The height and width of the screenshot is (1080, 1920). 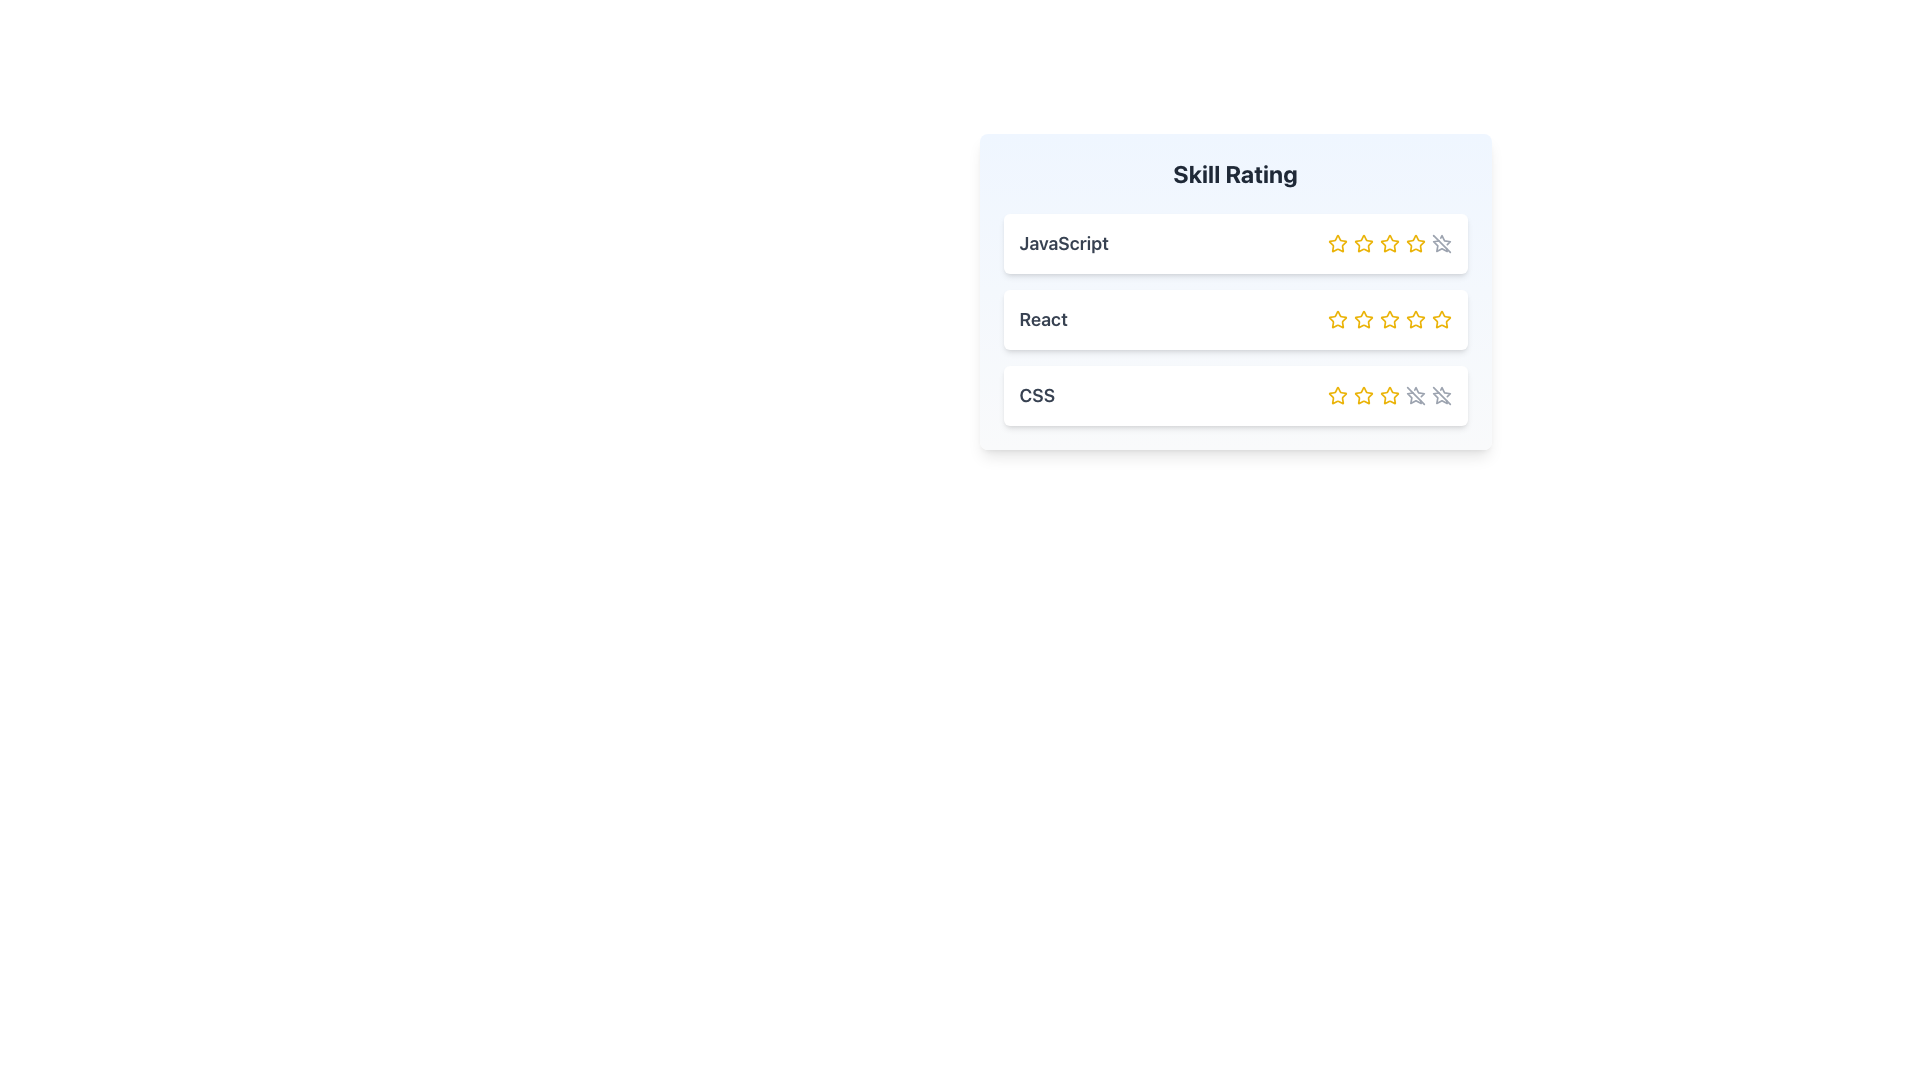 I want to click on the third star icon used for rating the 'React' skill, so click(x=1388, y=318).